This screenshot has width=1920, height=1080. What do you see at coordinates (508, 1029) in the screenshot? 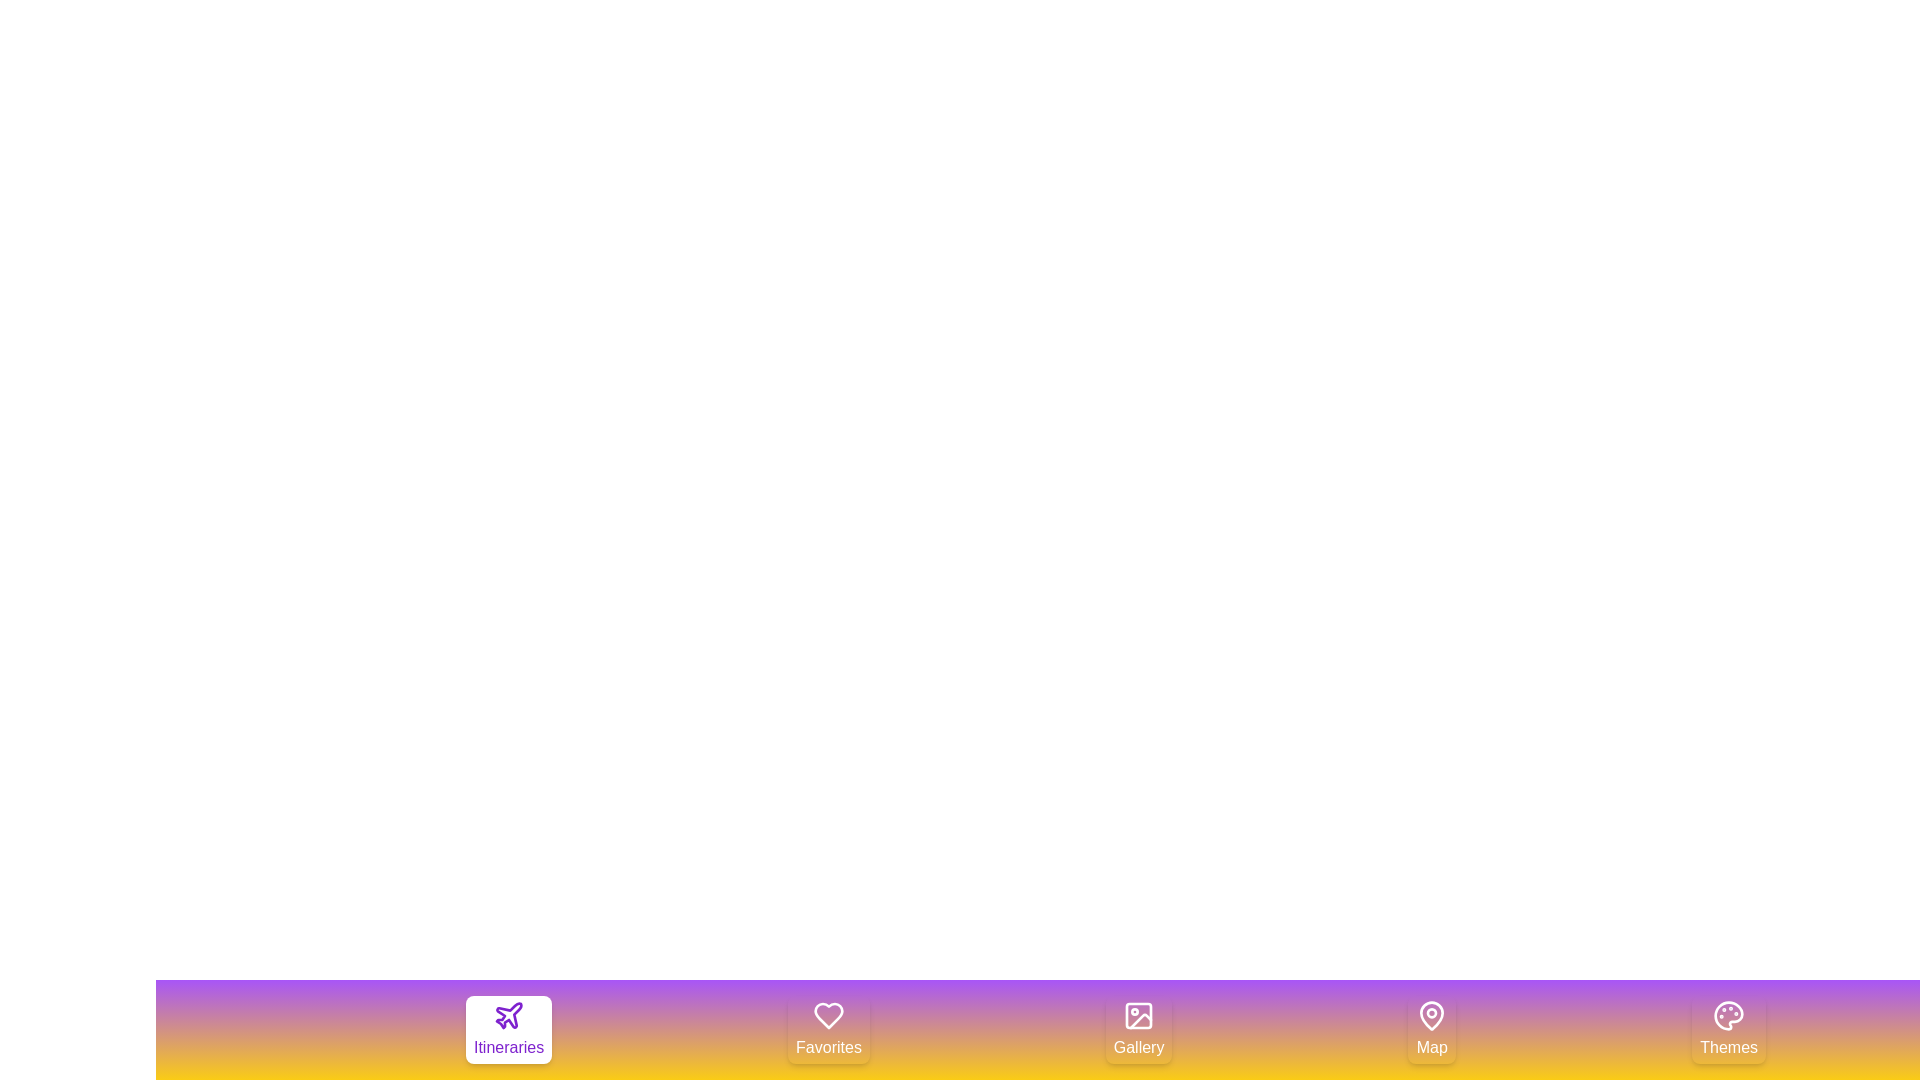
I see `the tab labeled Itineraries to observe its hover effect` at bounding box center [508, 1029].